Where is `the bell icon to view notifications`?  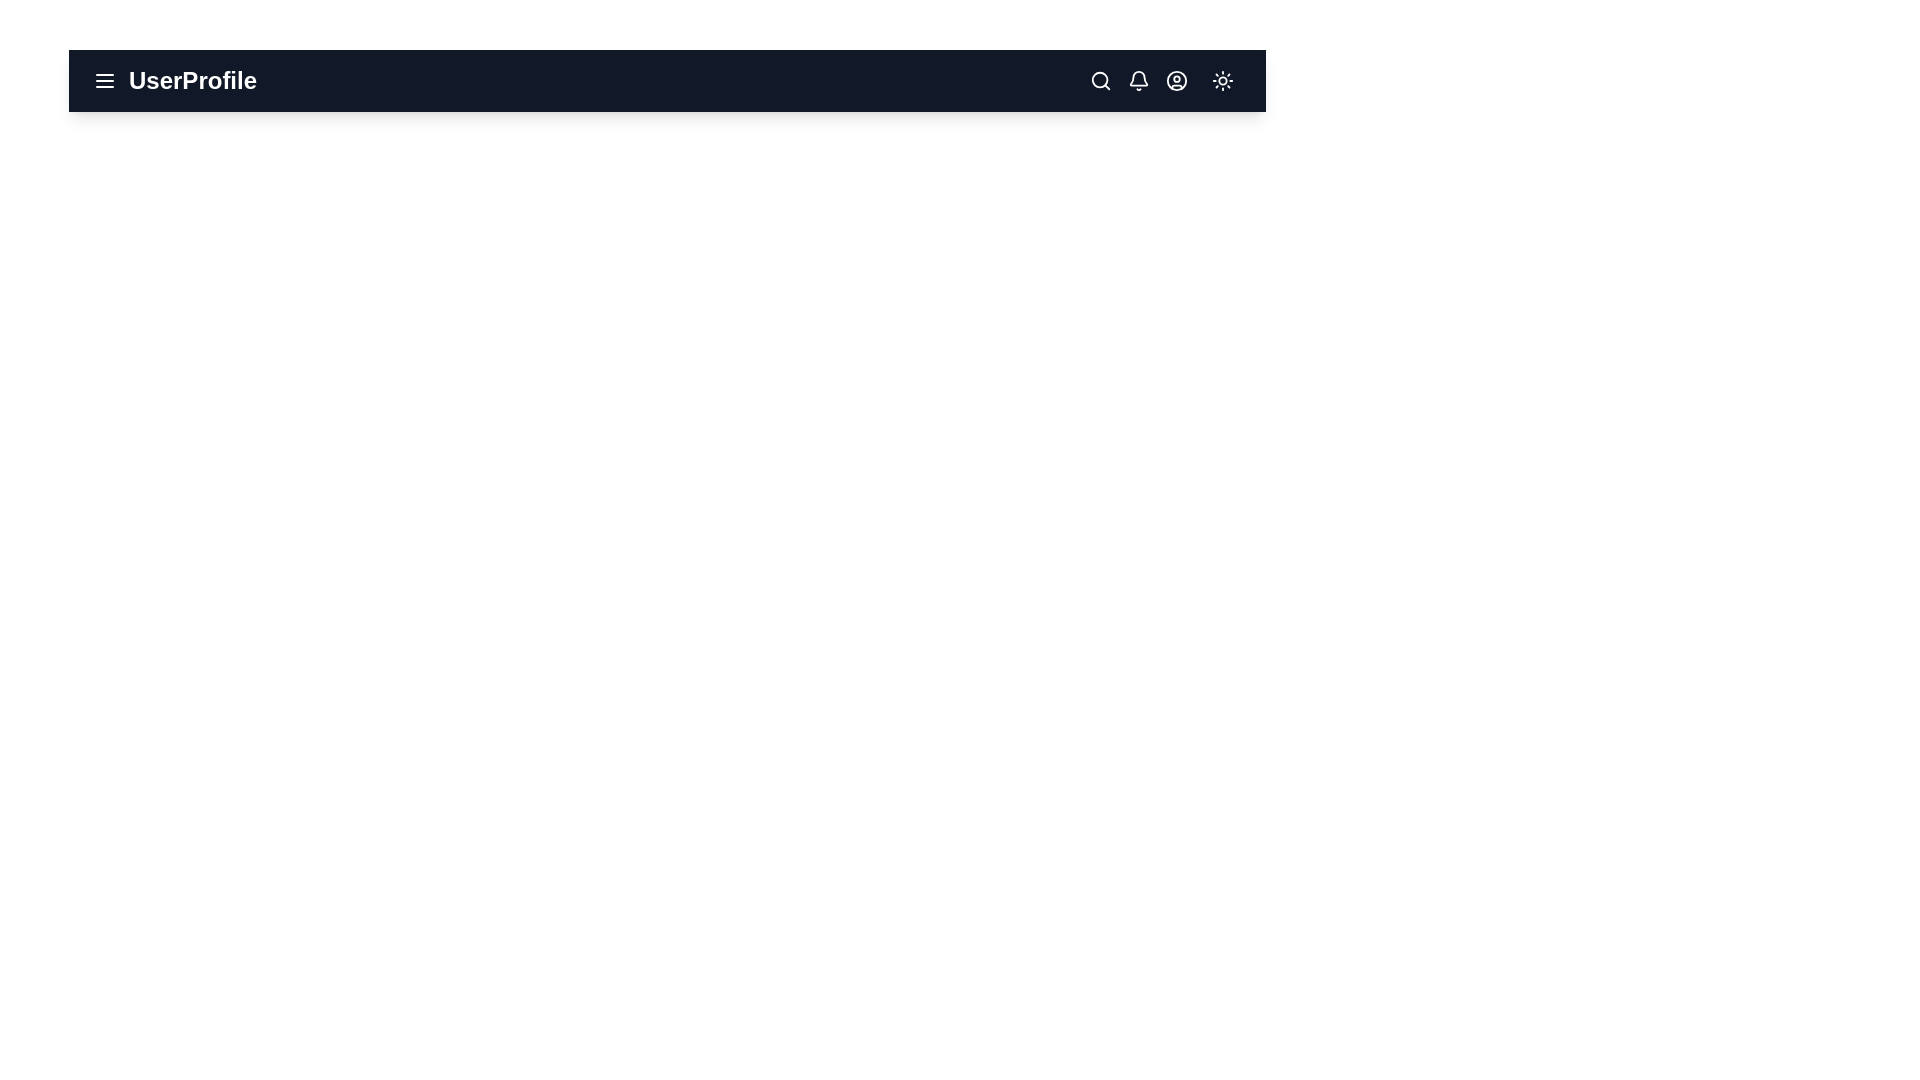 the bell icon to view notifications is located at coordinates (1138, 80).